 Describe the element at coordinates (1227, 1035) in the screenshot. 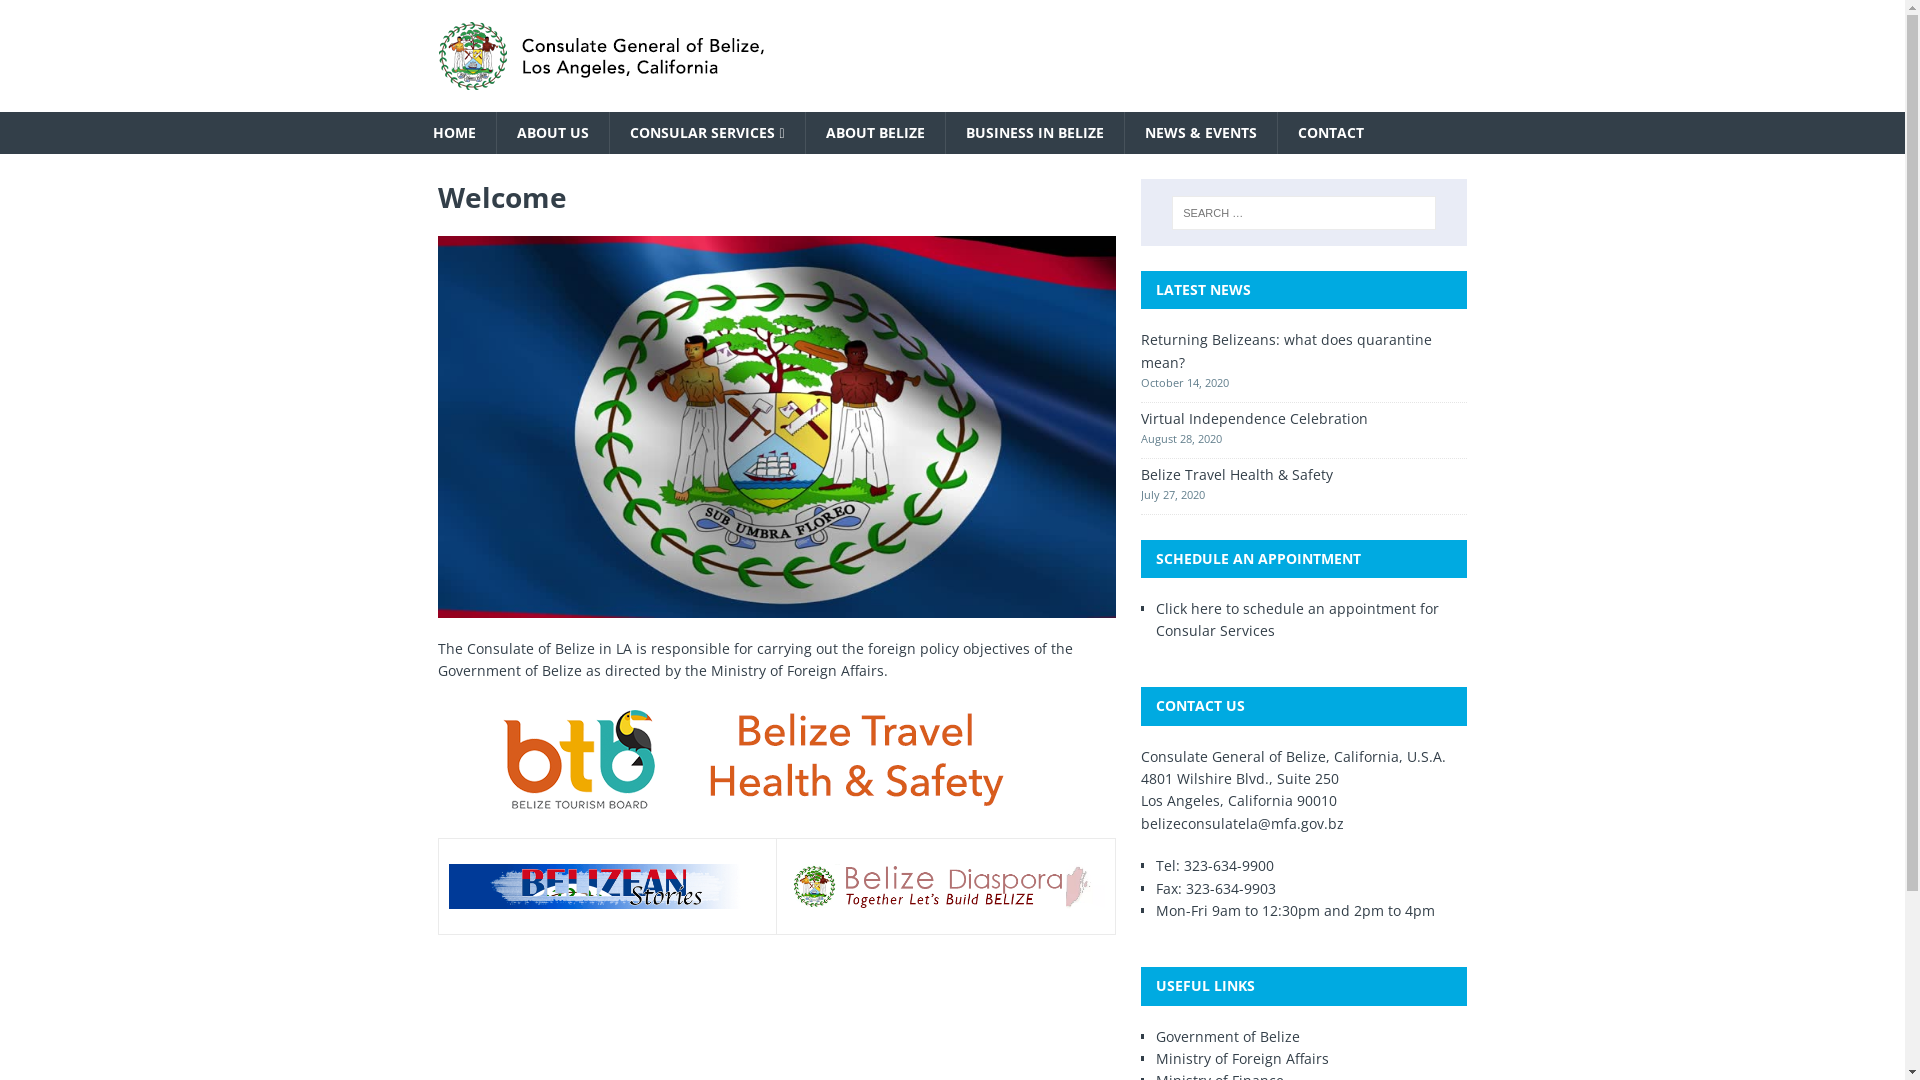

I see `'Government of Belize'` at that location.